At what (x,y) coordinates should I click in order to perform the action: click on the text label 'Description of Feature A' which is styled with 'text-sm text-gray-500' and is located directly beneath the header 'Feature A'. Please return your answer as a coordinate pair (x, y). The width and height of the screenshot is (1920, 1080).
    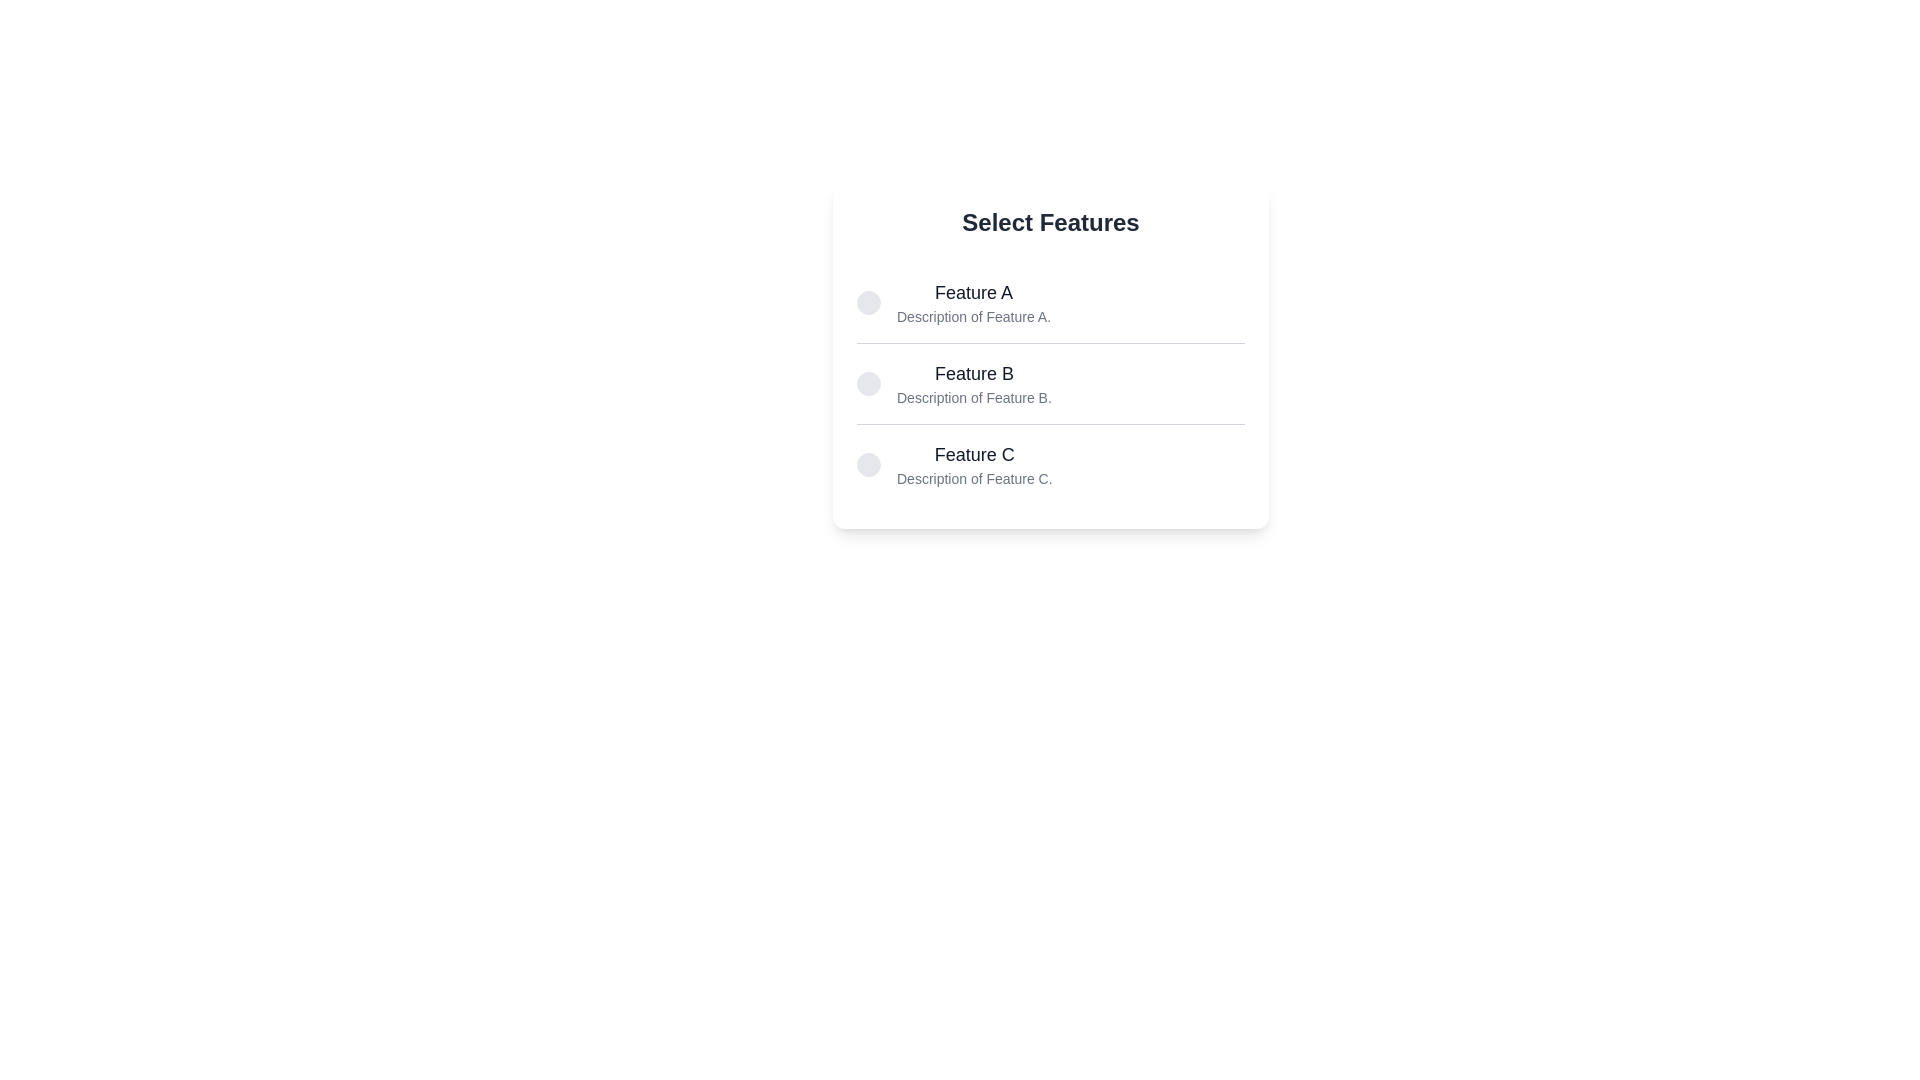
    Looking at the image, I should click on (974, 315).